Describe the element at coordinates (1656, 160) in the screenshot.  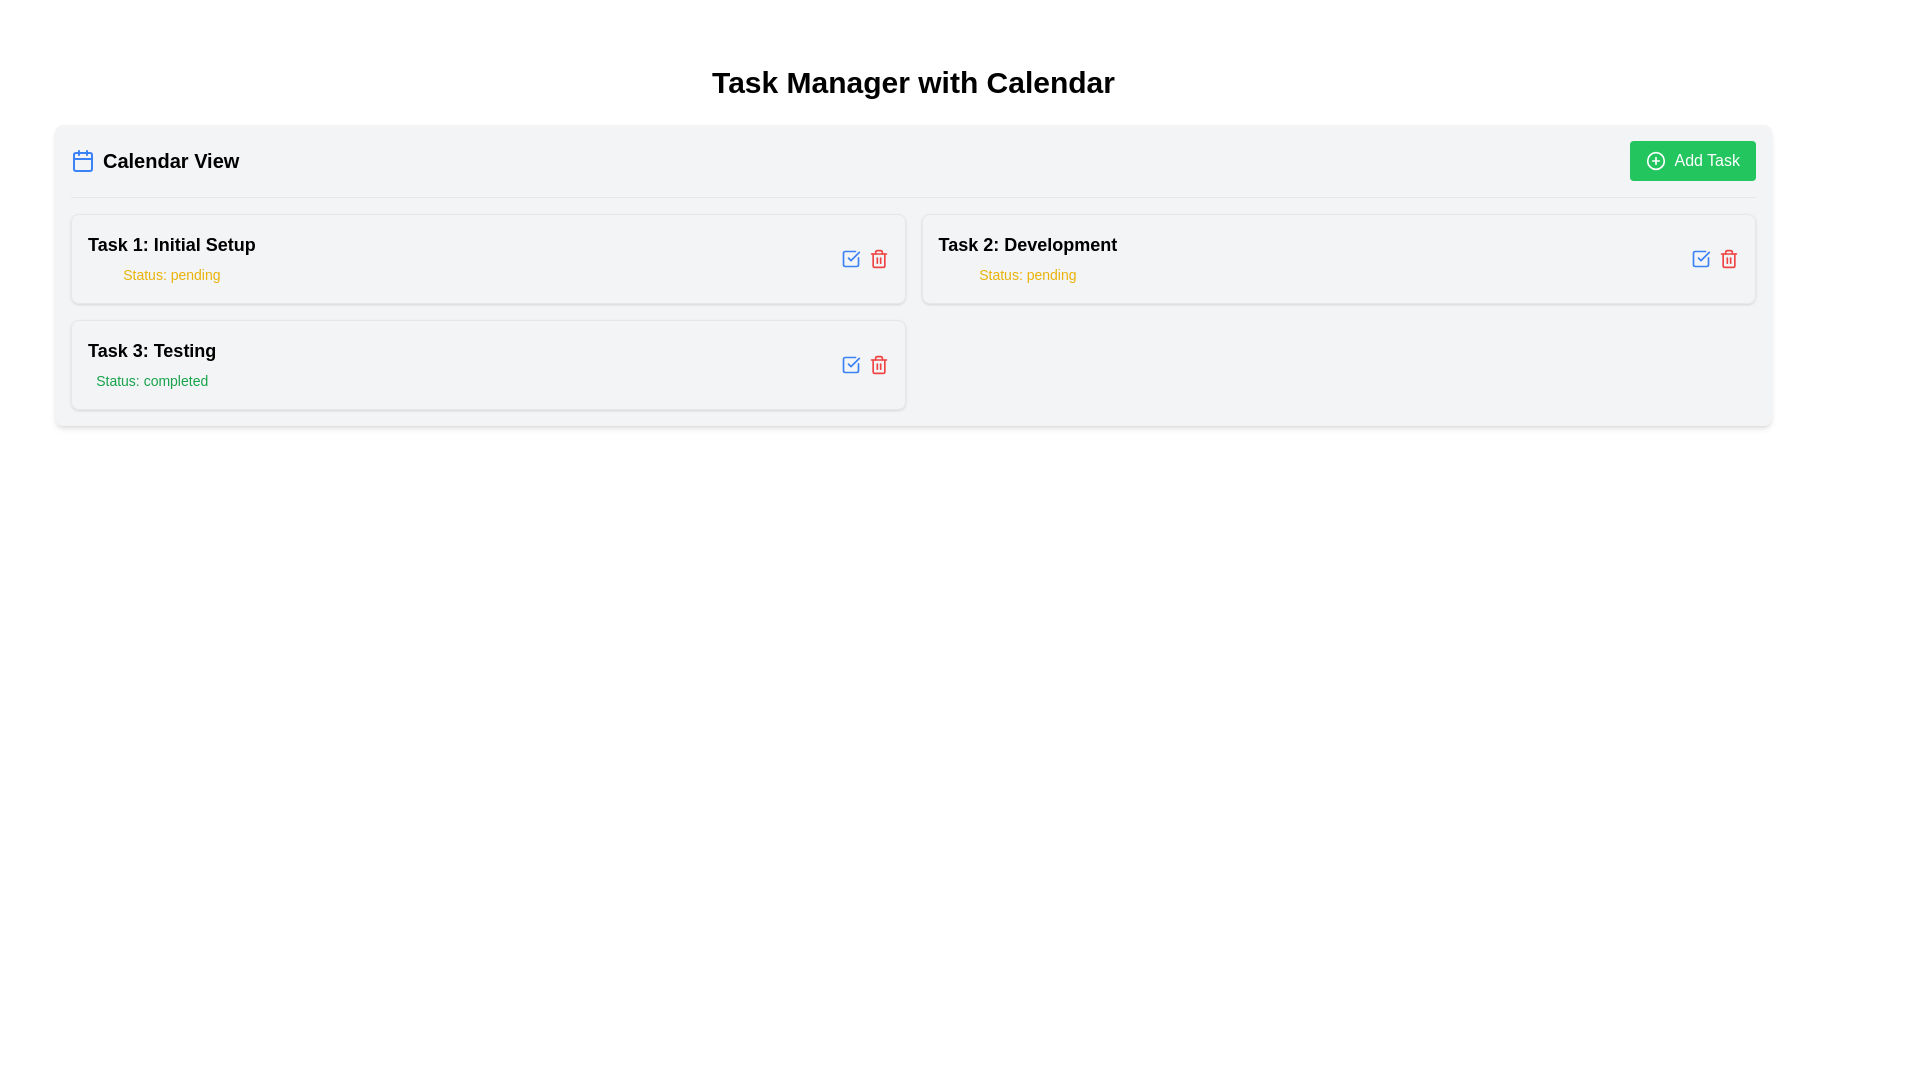
I see `the circular icon with a green background and a white plus sign located at the left end of the 'Add Task' button in the top-right area of the header section` at that location.